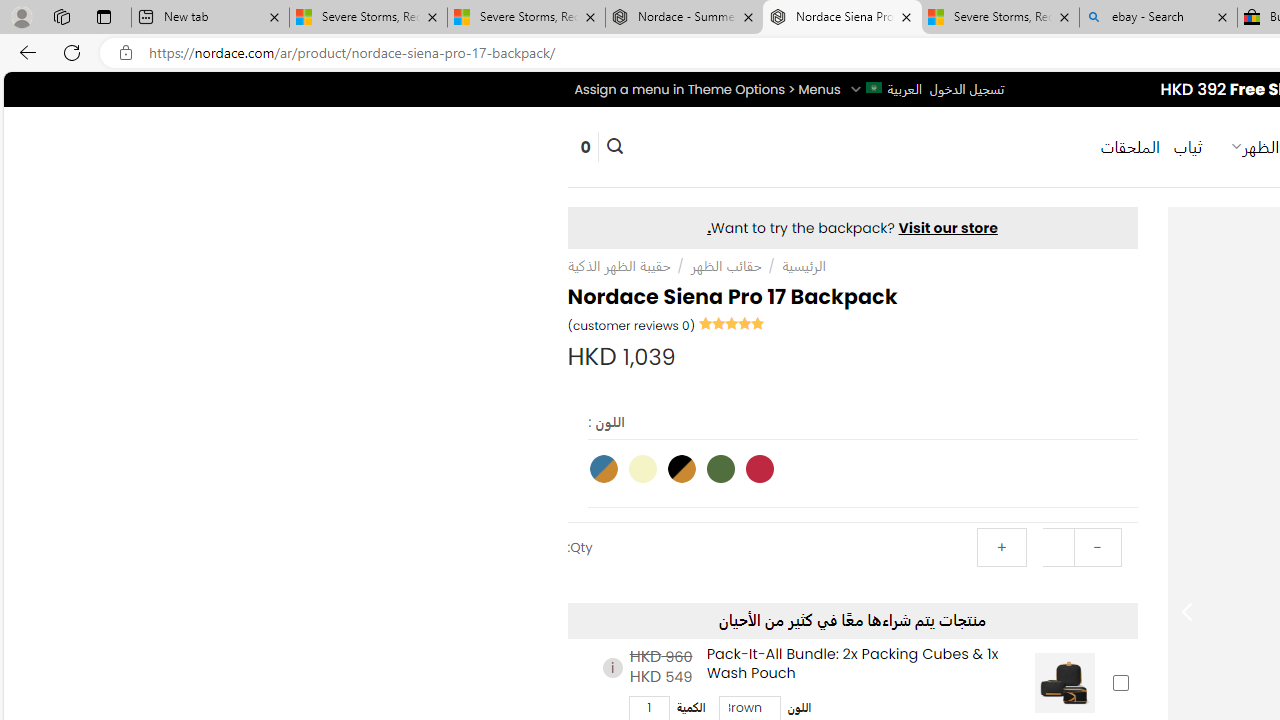 The width and height of the screenshot is (1280, 720). Describe the element at coordinates (611, 668) in the screenshot. I see `'i'` at that location.